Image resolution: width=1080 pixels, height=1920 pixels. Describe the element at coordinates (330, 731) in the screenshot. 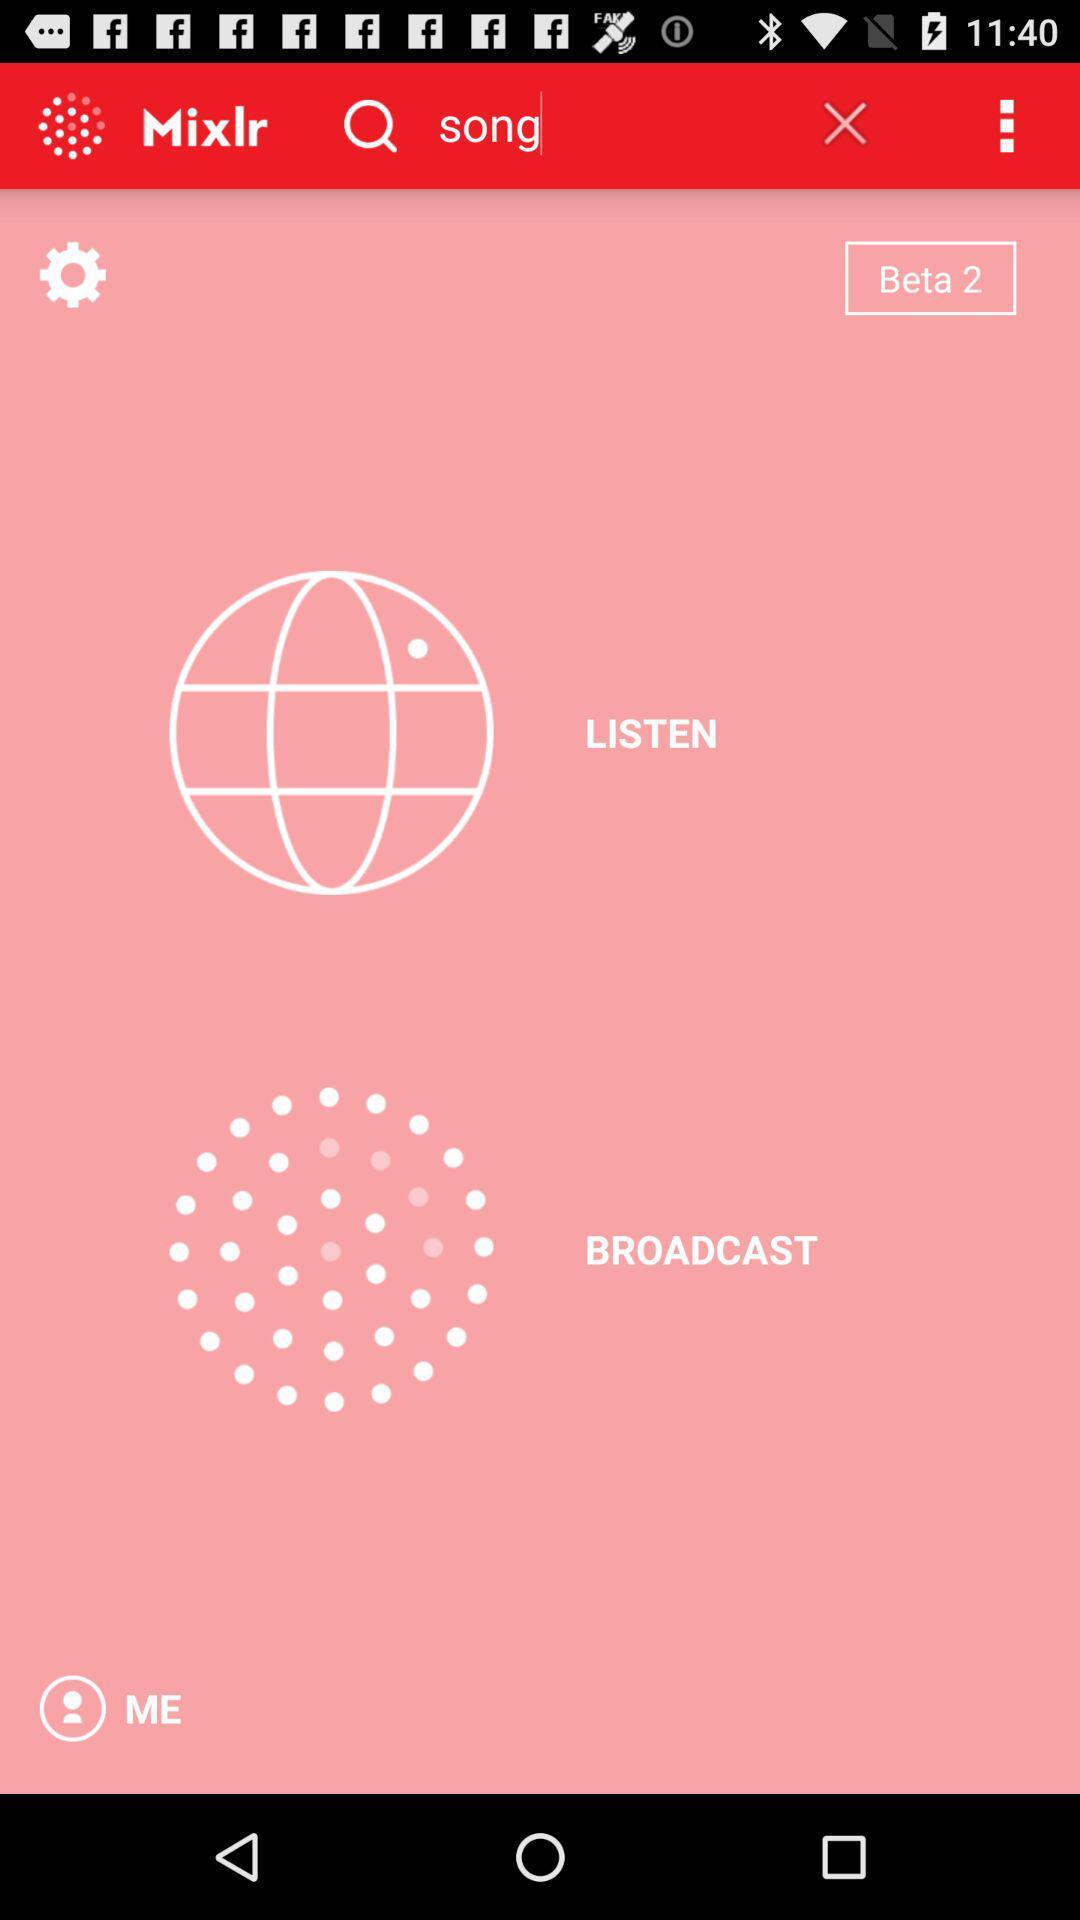

I see `music` at that location.